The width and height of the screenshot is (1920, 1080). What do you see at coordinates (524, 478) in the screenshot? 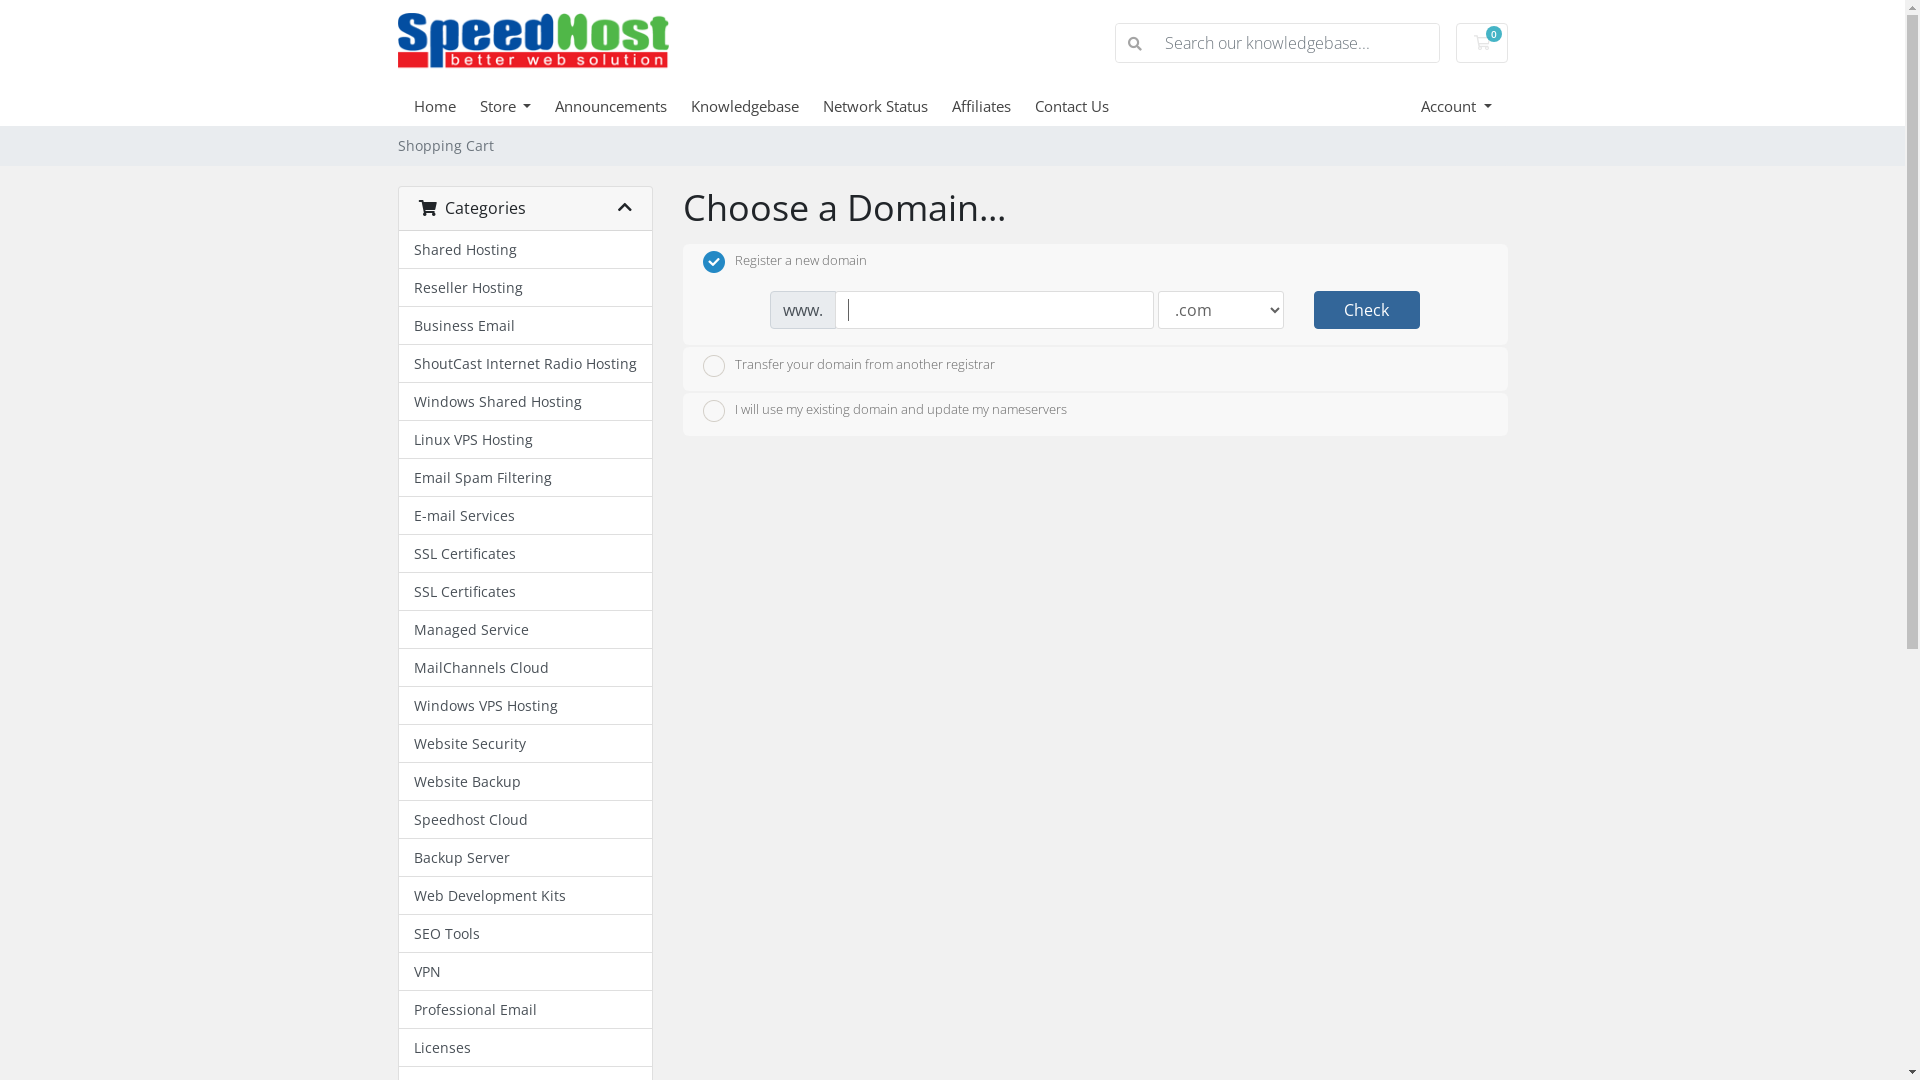
I see `'Email Spam Filtering'` at bounding box center [524, 478].